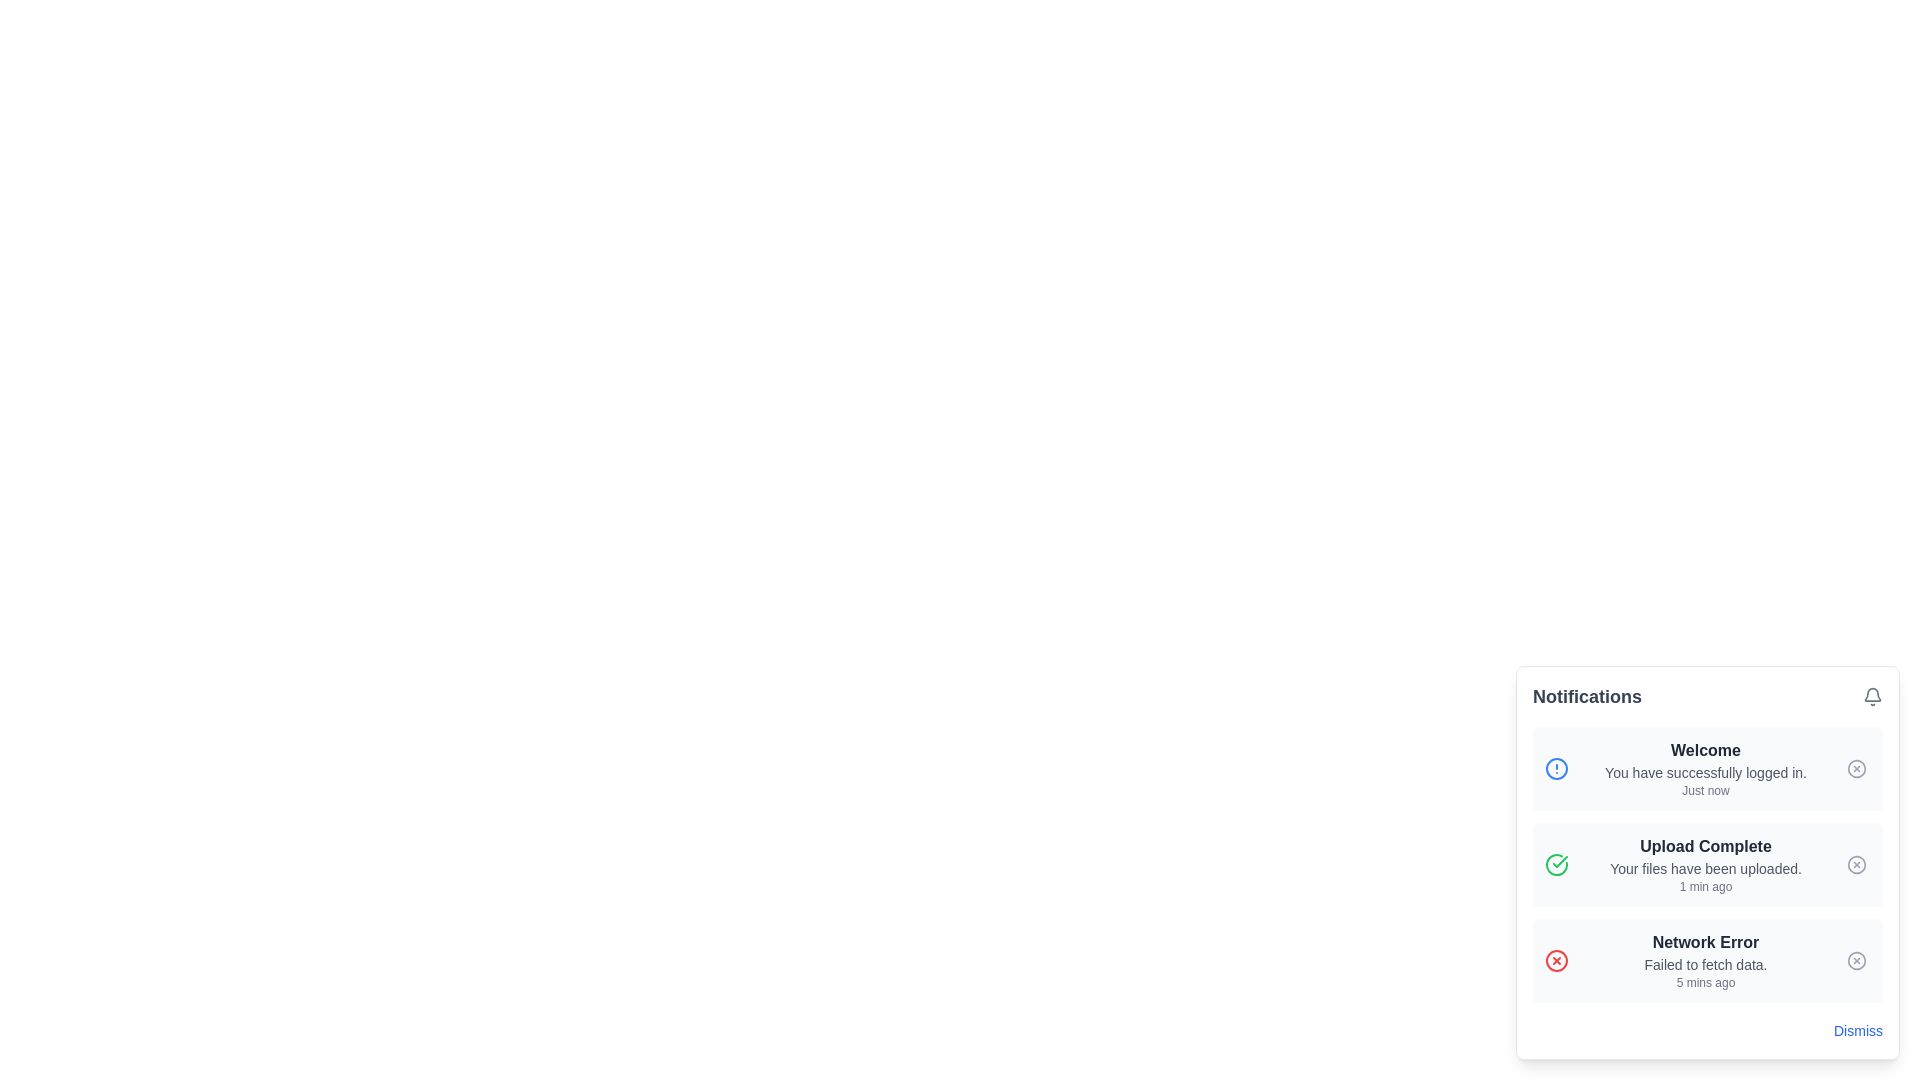 This screenshot has height=1080, width=1920. What do you see at coordinates (1555, 767) in the screenshot?
I see `the SVG Circle that visually represents the alert state associated with the first notification in the notification list, located next to the label 'Welcome'` at bounding box center [1555, 767].